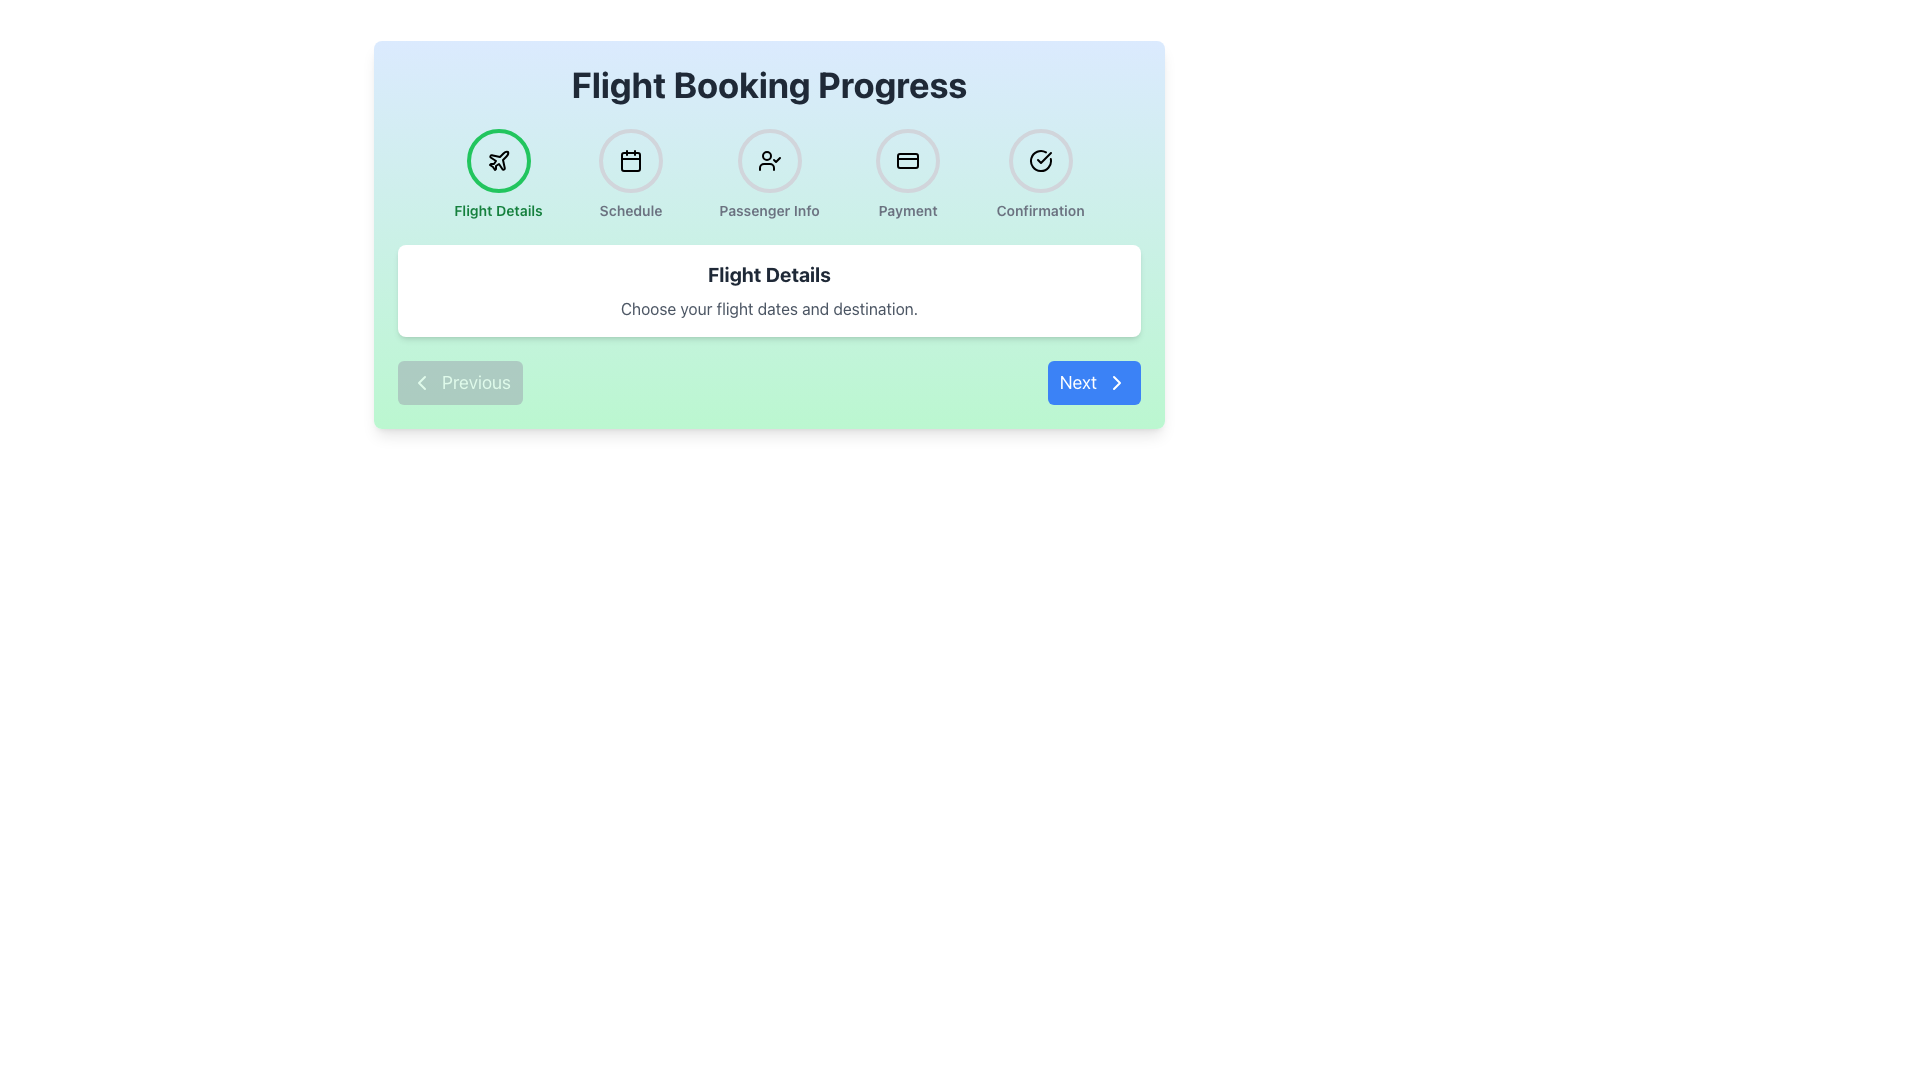 This screenshot has height=1080, width=1920. What do you see at coordinates (1040, 160) in the screenshot?
I see `the Icon Button representing the Confirmation step, which is located in the top section of the interface, above the text 'Confirmation'` at bounding box center [1040, 160].